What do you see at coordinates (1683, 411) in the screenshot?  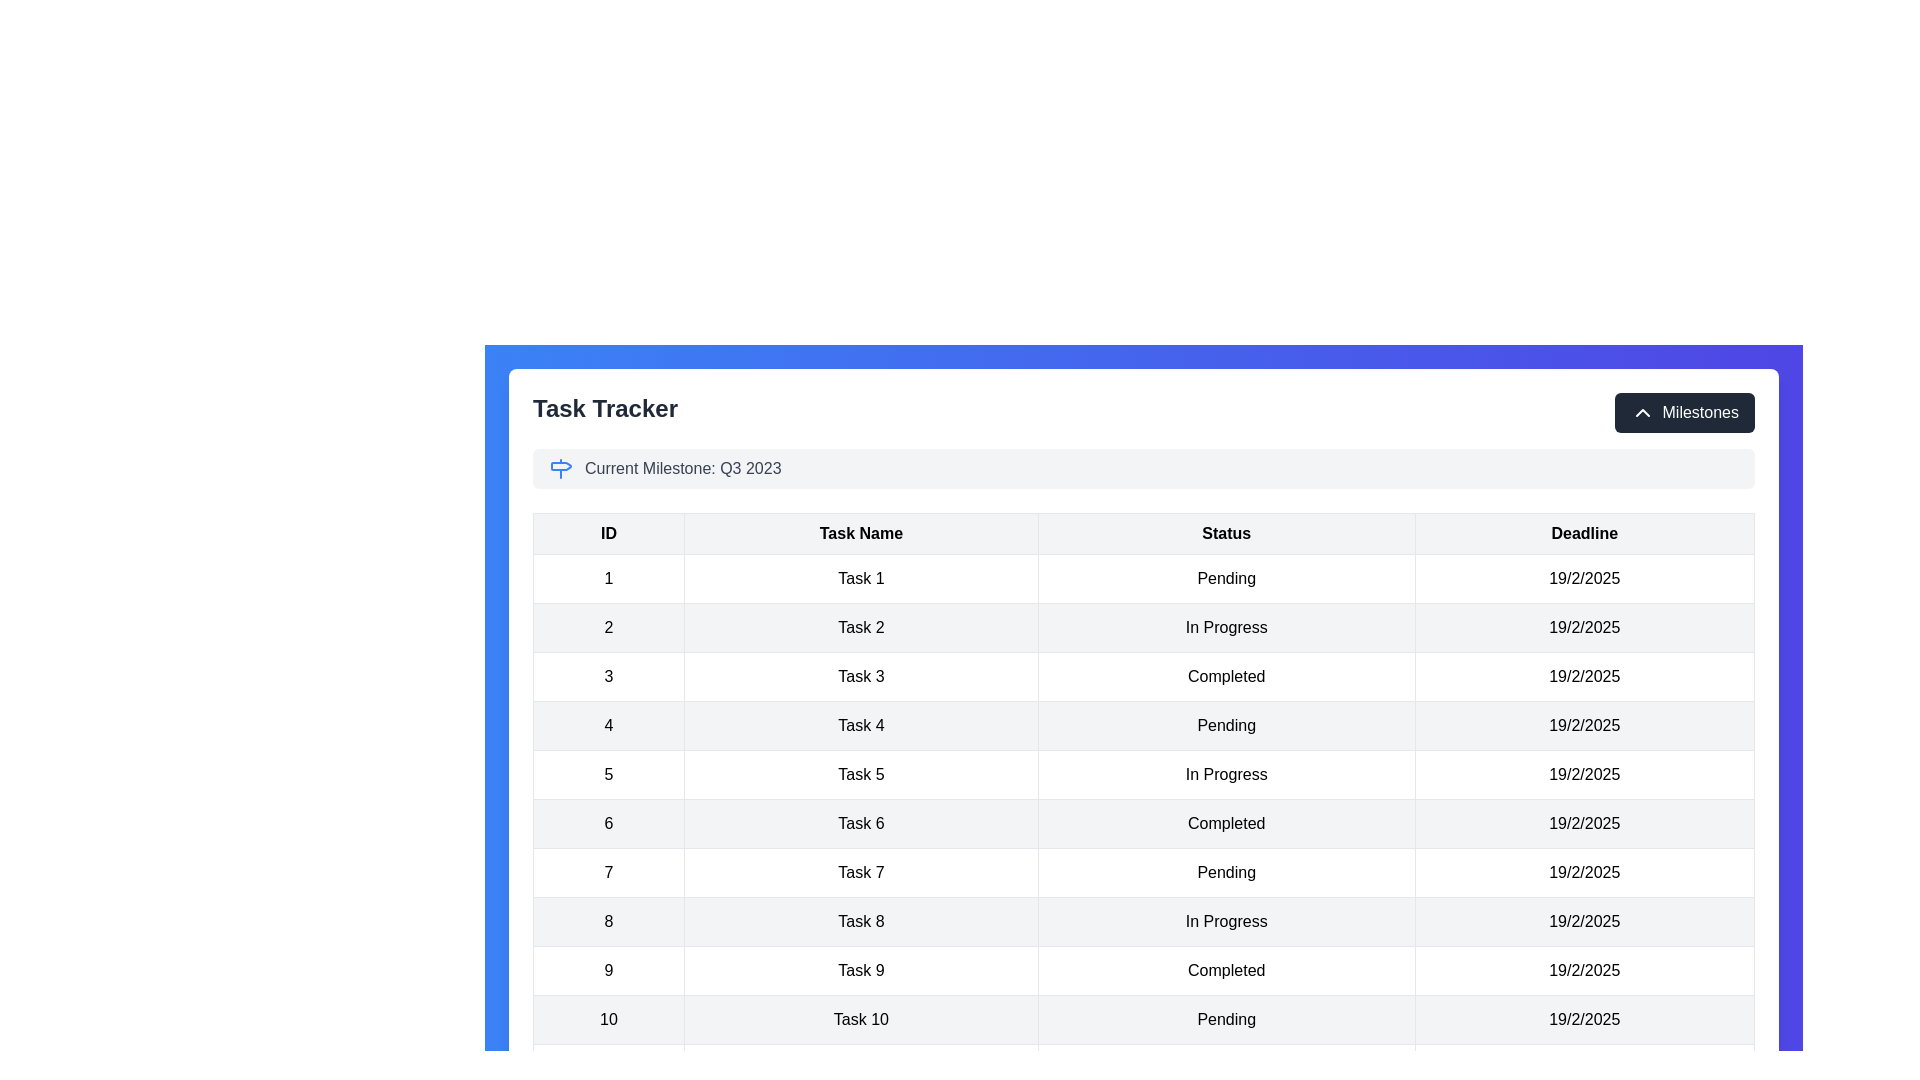 I see `'Milestones' button to toggle the milestone section visibility` at bounding box center [1683, 411].